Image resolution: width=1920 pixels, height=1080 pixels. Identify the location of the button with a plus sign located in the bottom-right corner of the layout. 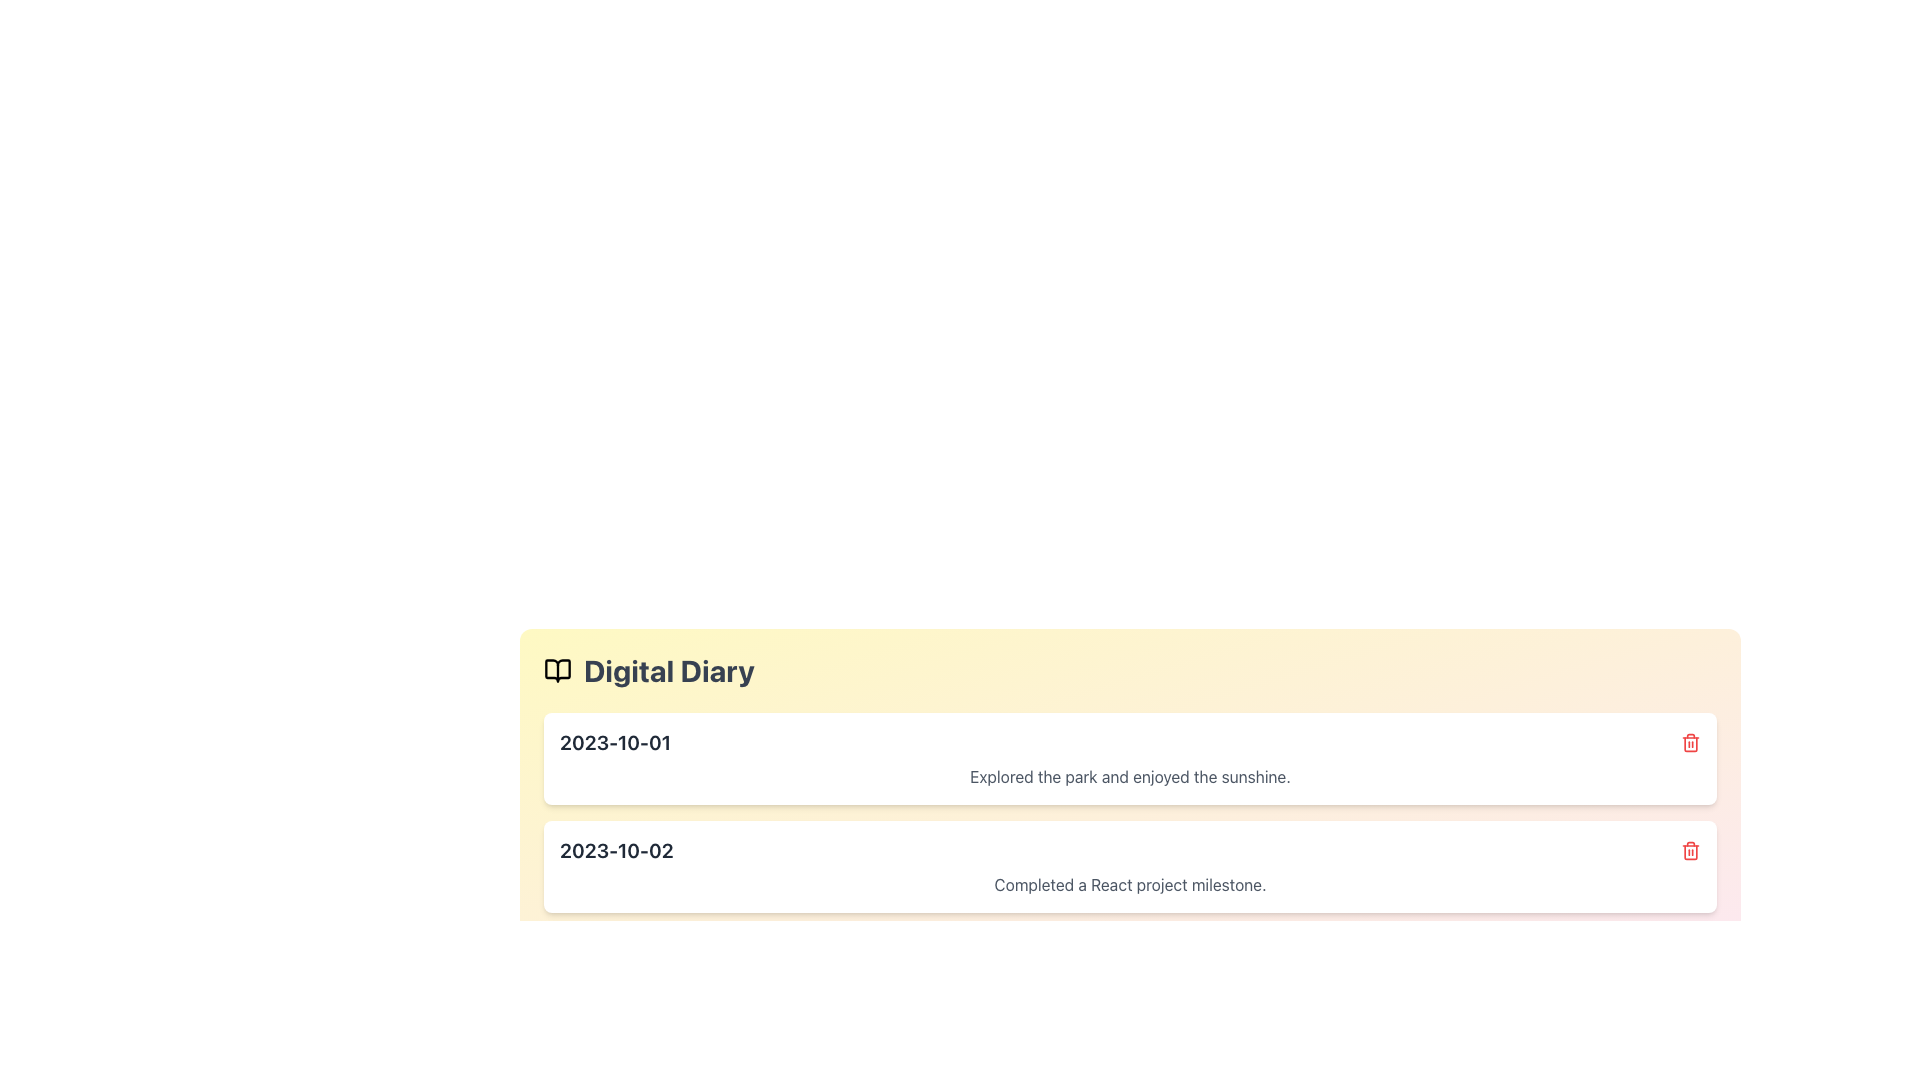
(1689, 948).